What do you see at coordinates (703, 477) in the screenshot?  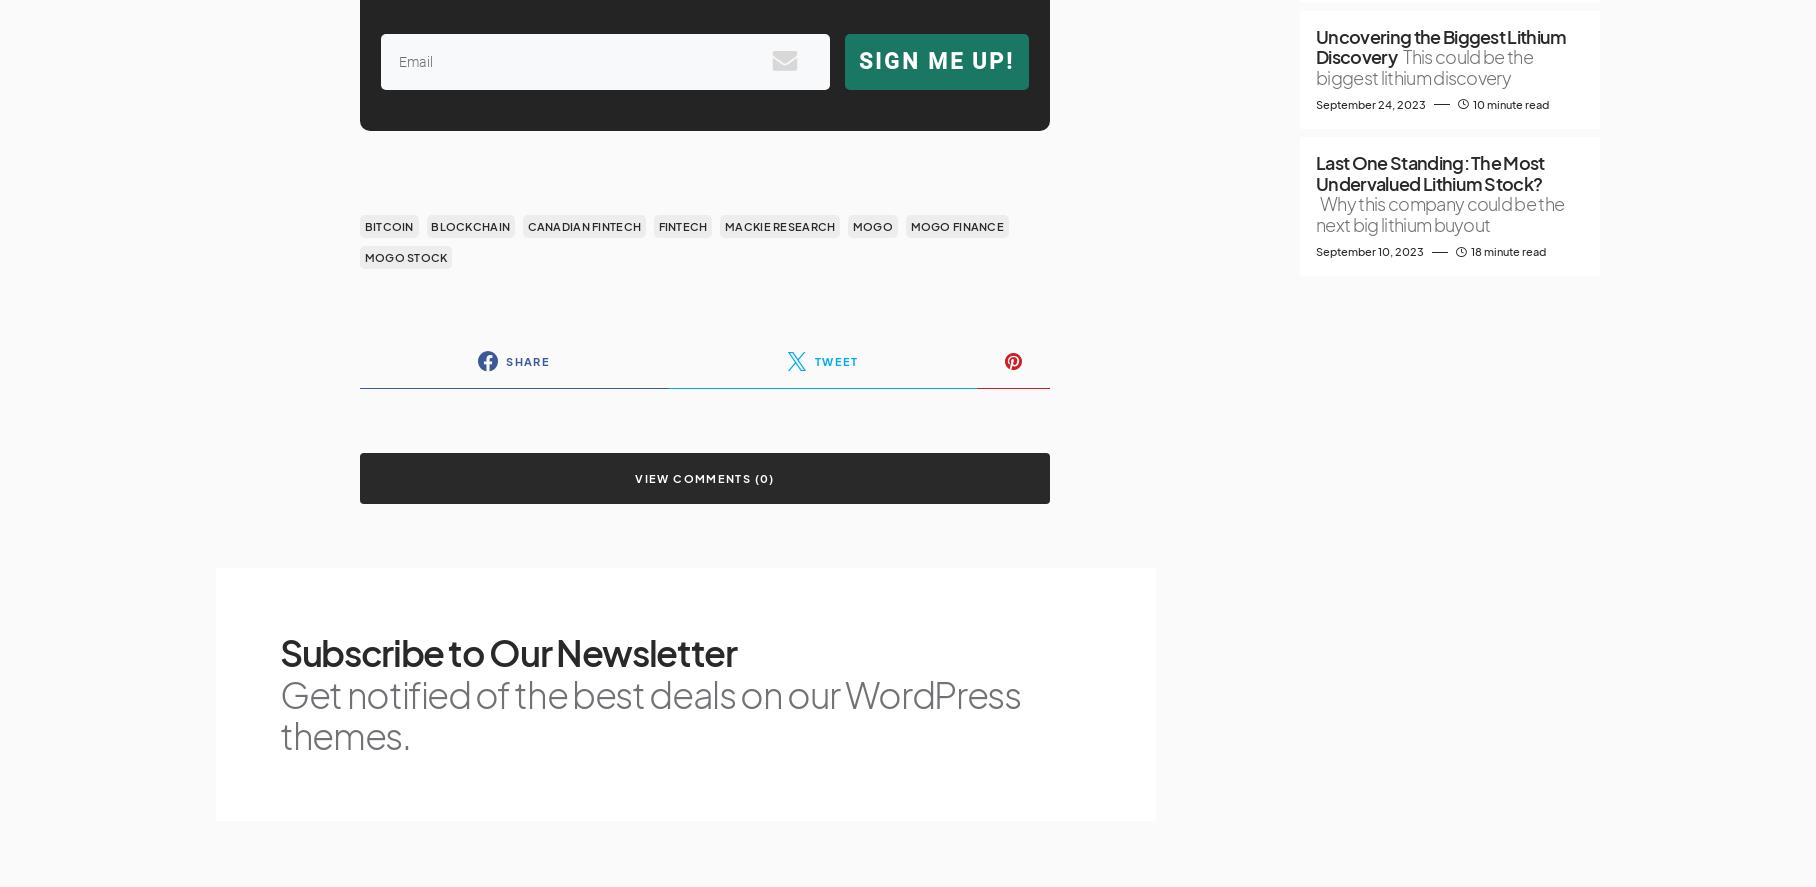 I see `'View Comments (0)'` at bounding box center [703, 477].